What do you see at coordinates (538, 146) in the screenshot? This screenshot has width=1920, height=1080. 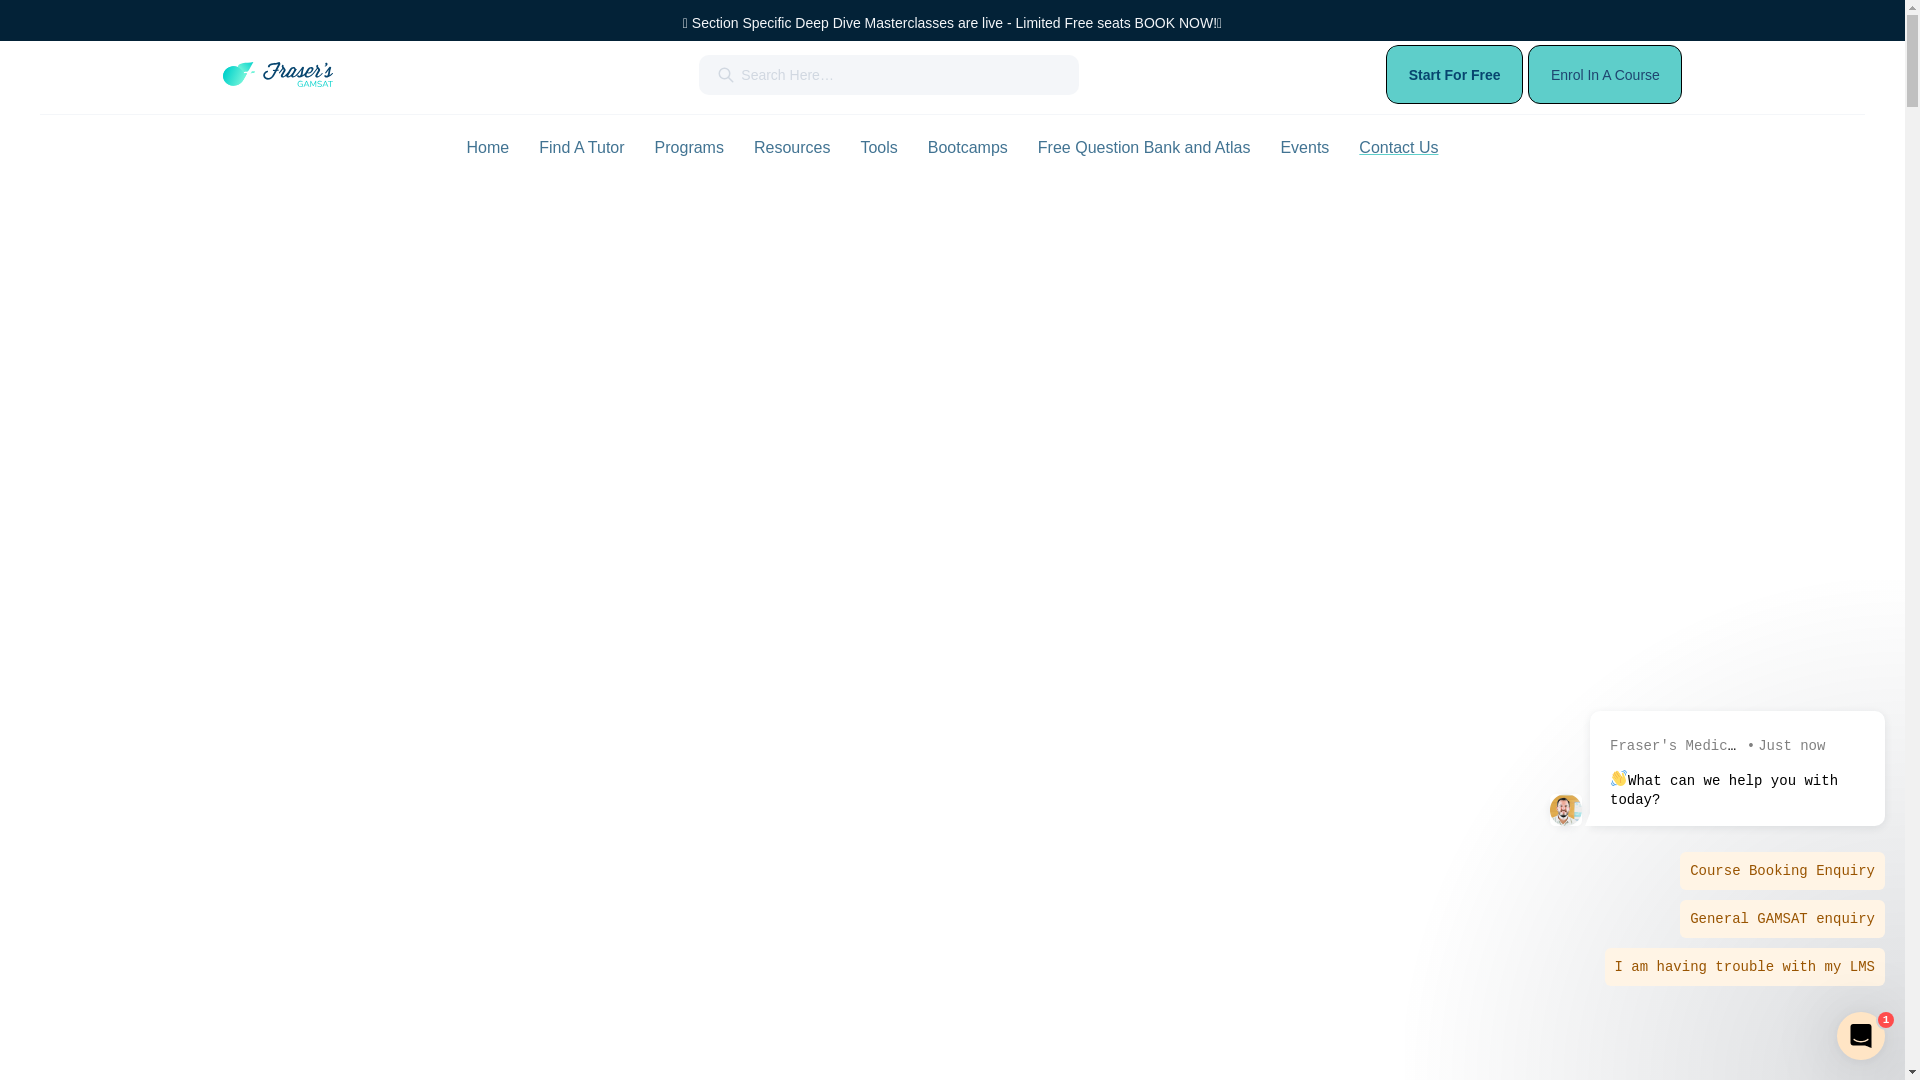 I see `'Find A Tutor'` at bounding box center [538, 146].